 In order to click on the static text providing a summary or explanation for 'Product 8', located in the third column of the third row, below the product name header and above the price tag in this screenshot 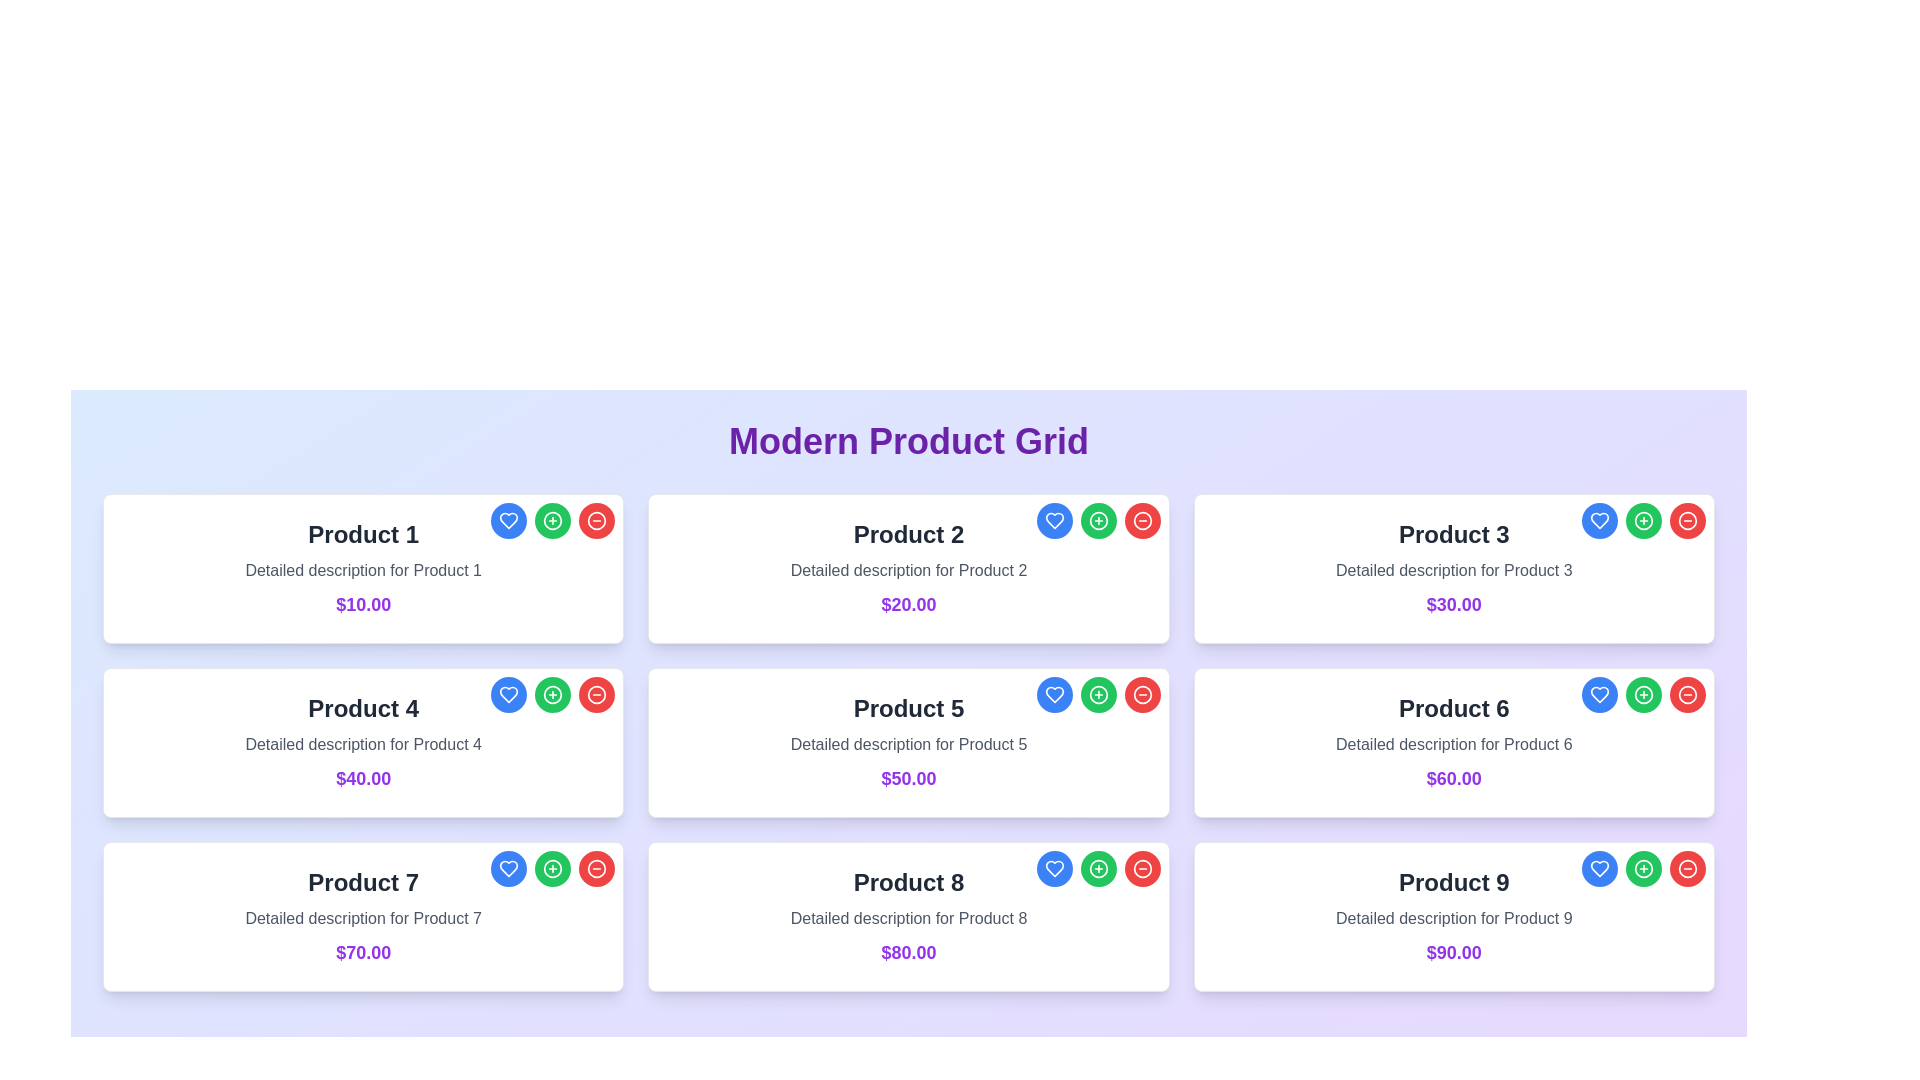, I will do `click(907, 918)`.